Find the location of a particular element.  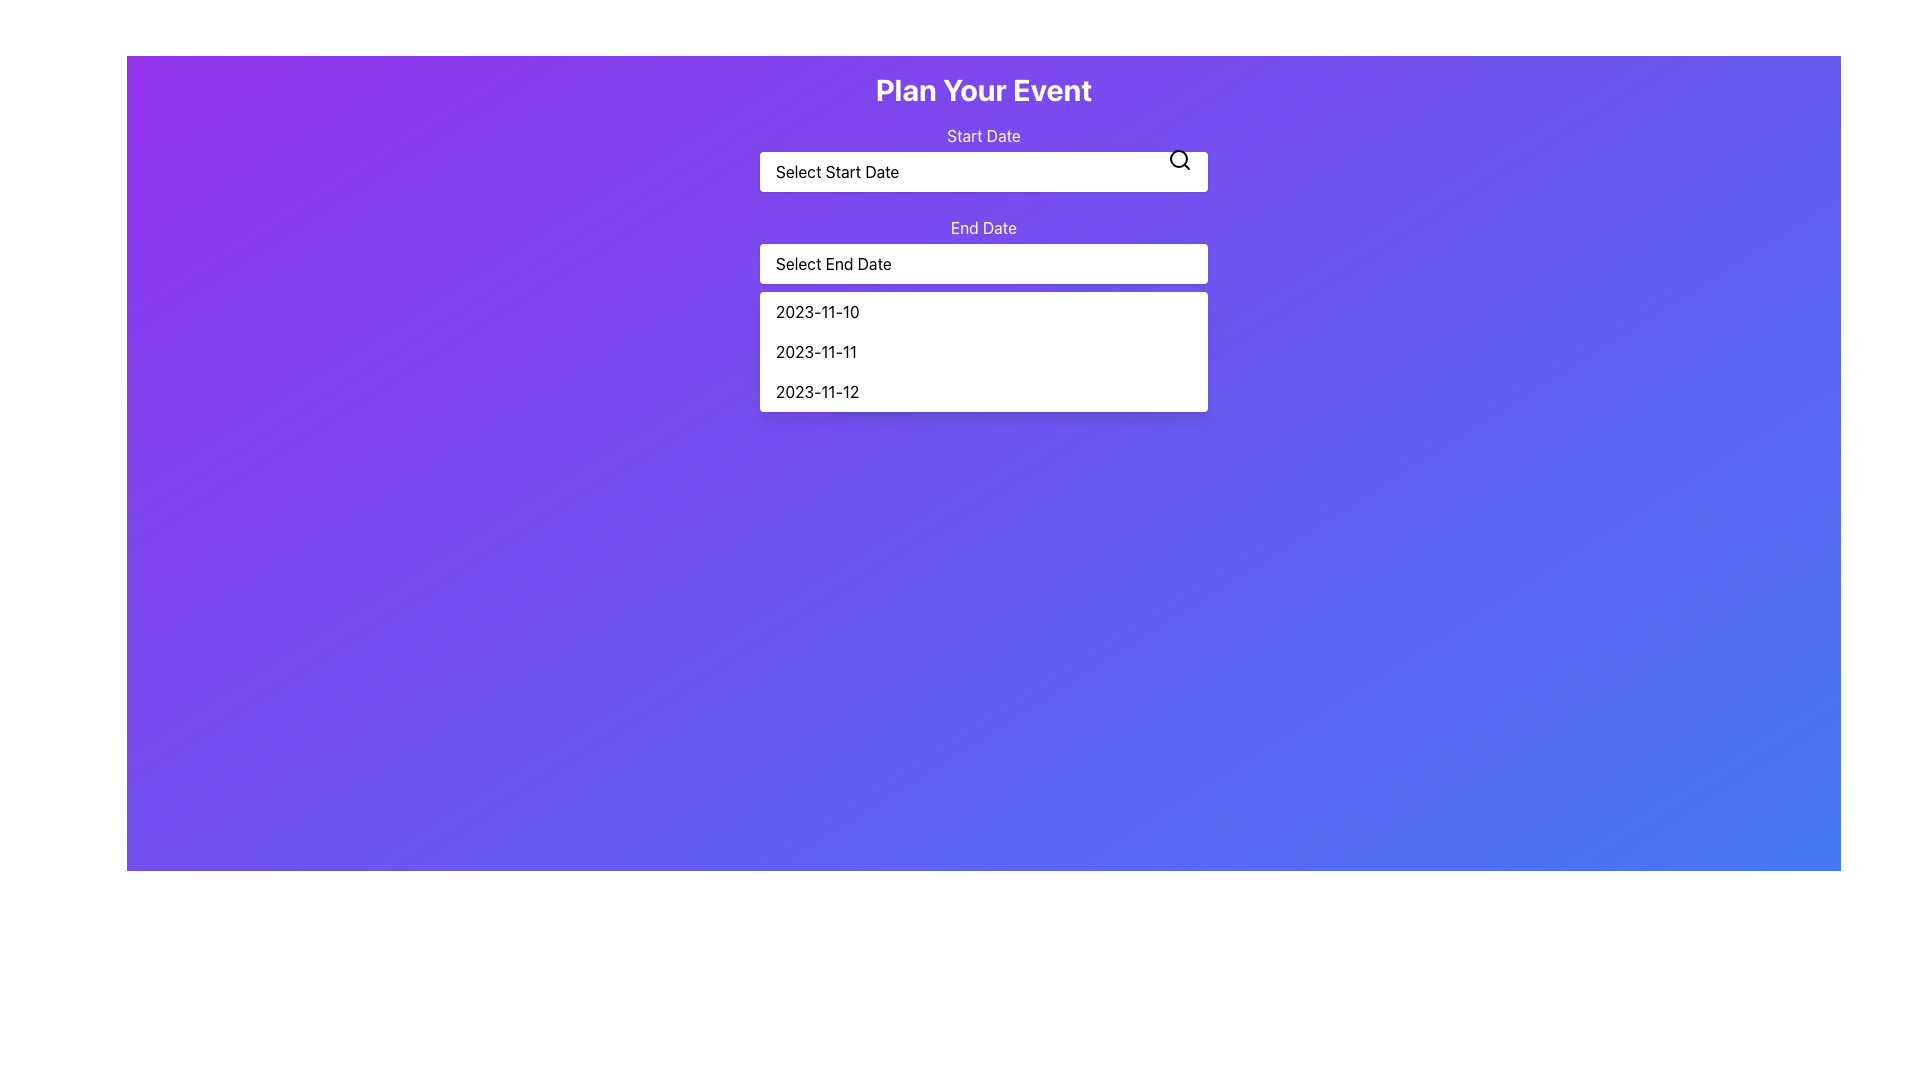

the dropdown list item displaying the date '2023-11-10' is located at coordinates (983, 312).